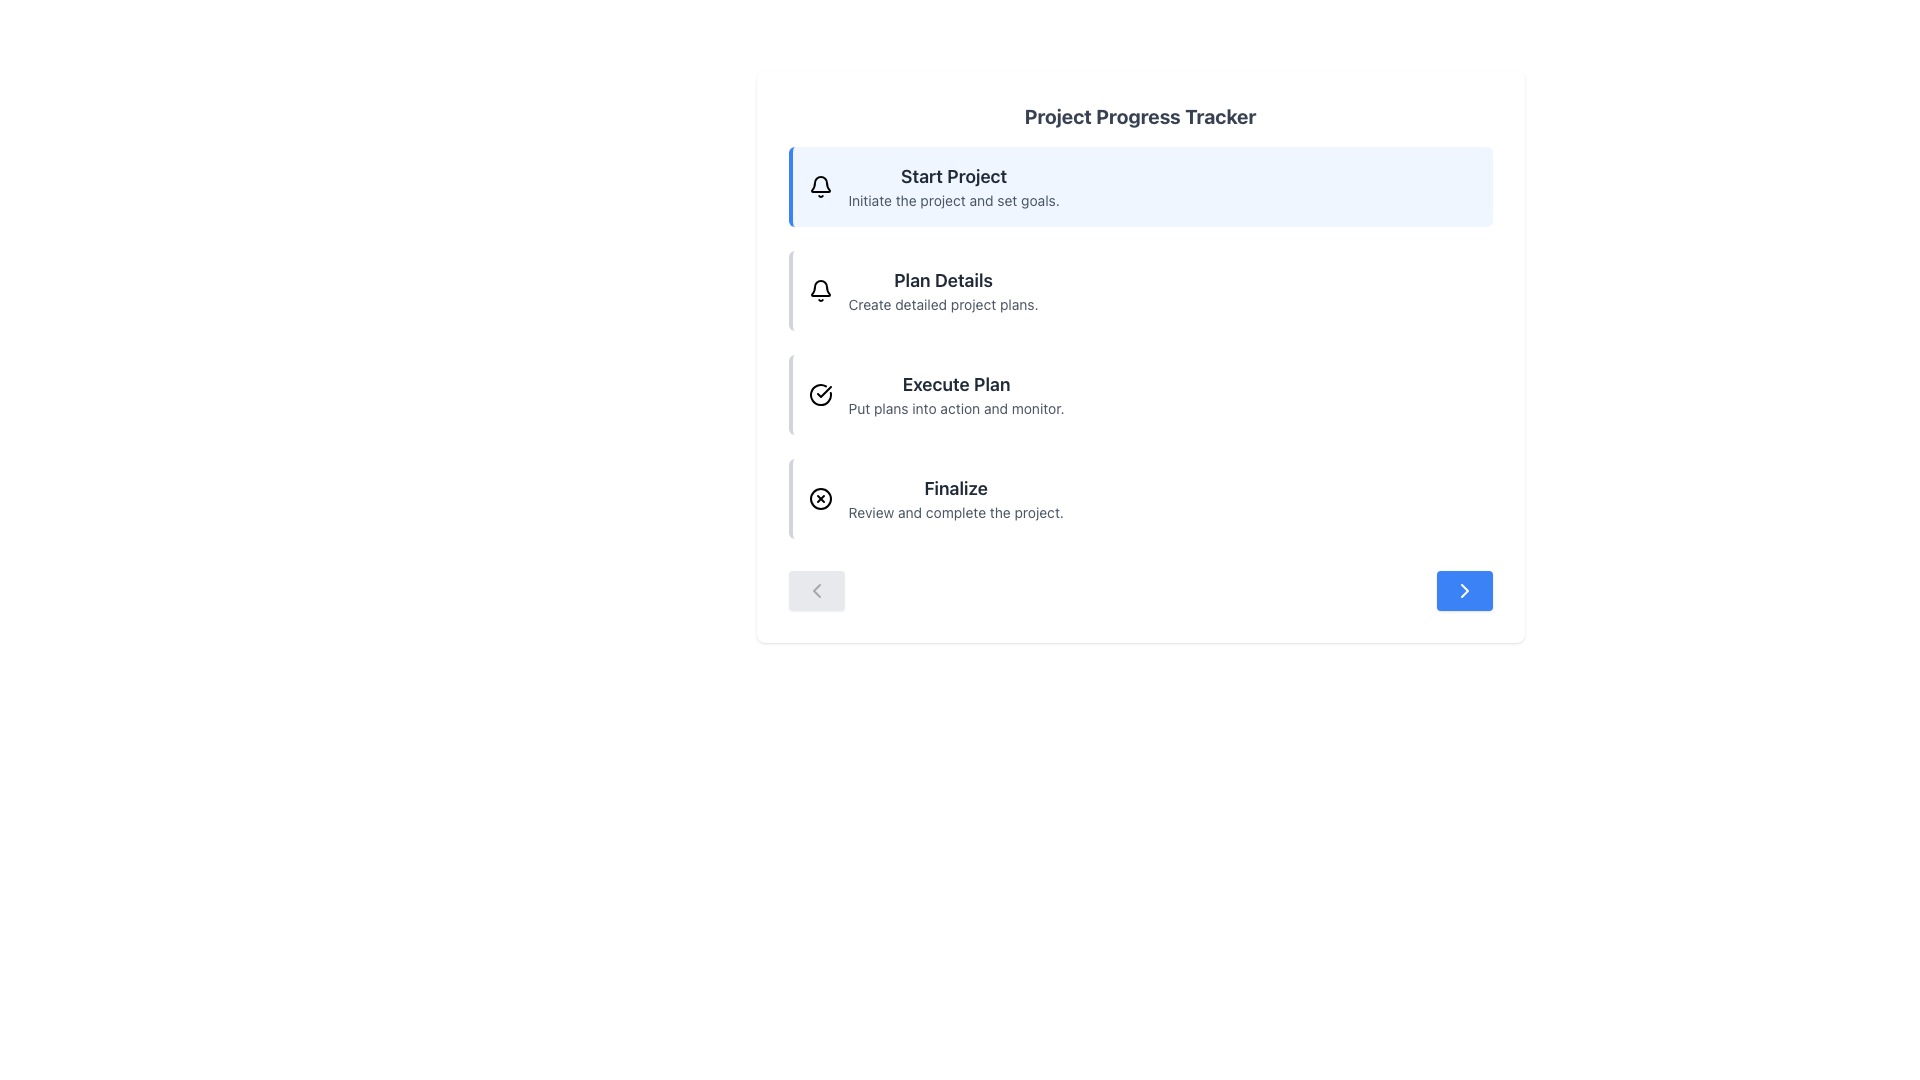  What do you see at coordinates (820, 497) in the screenshot?
I see `the SVG circle element with a black border and white fill, which is part of the cross-in-circle icon in the 'Finalize' section of the 'Project Progress Tracker'` at bounding box center [820, 497].